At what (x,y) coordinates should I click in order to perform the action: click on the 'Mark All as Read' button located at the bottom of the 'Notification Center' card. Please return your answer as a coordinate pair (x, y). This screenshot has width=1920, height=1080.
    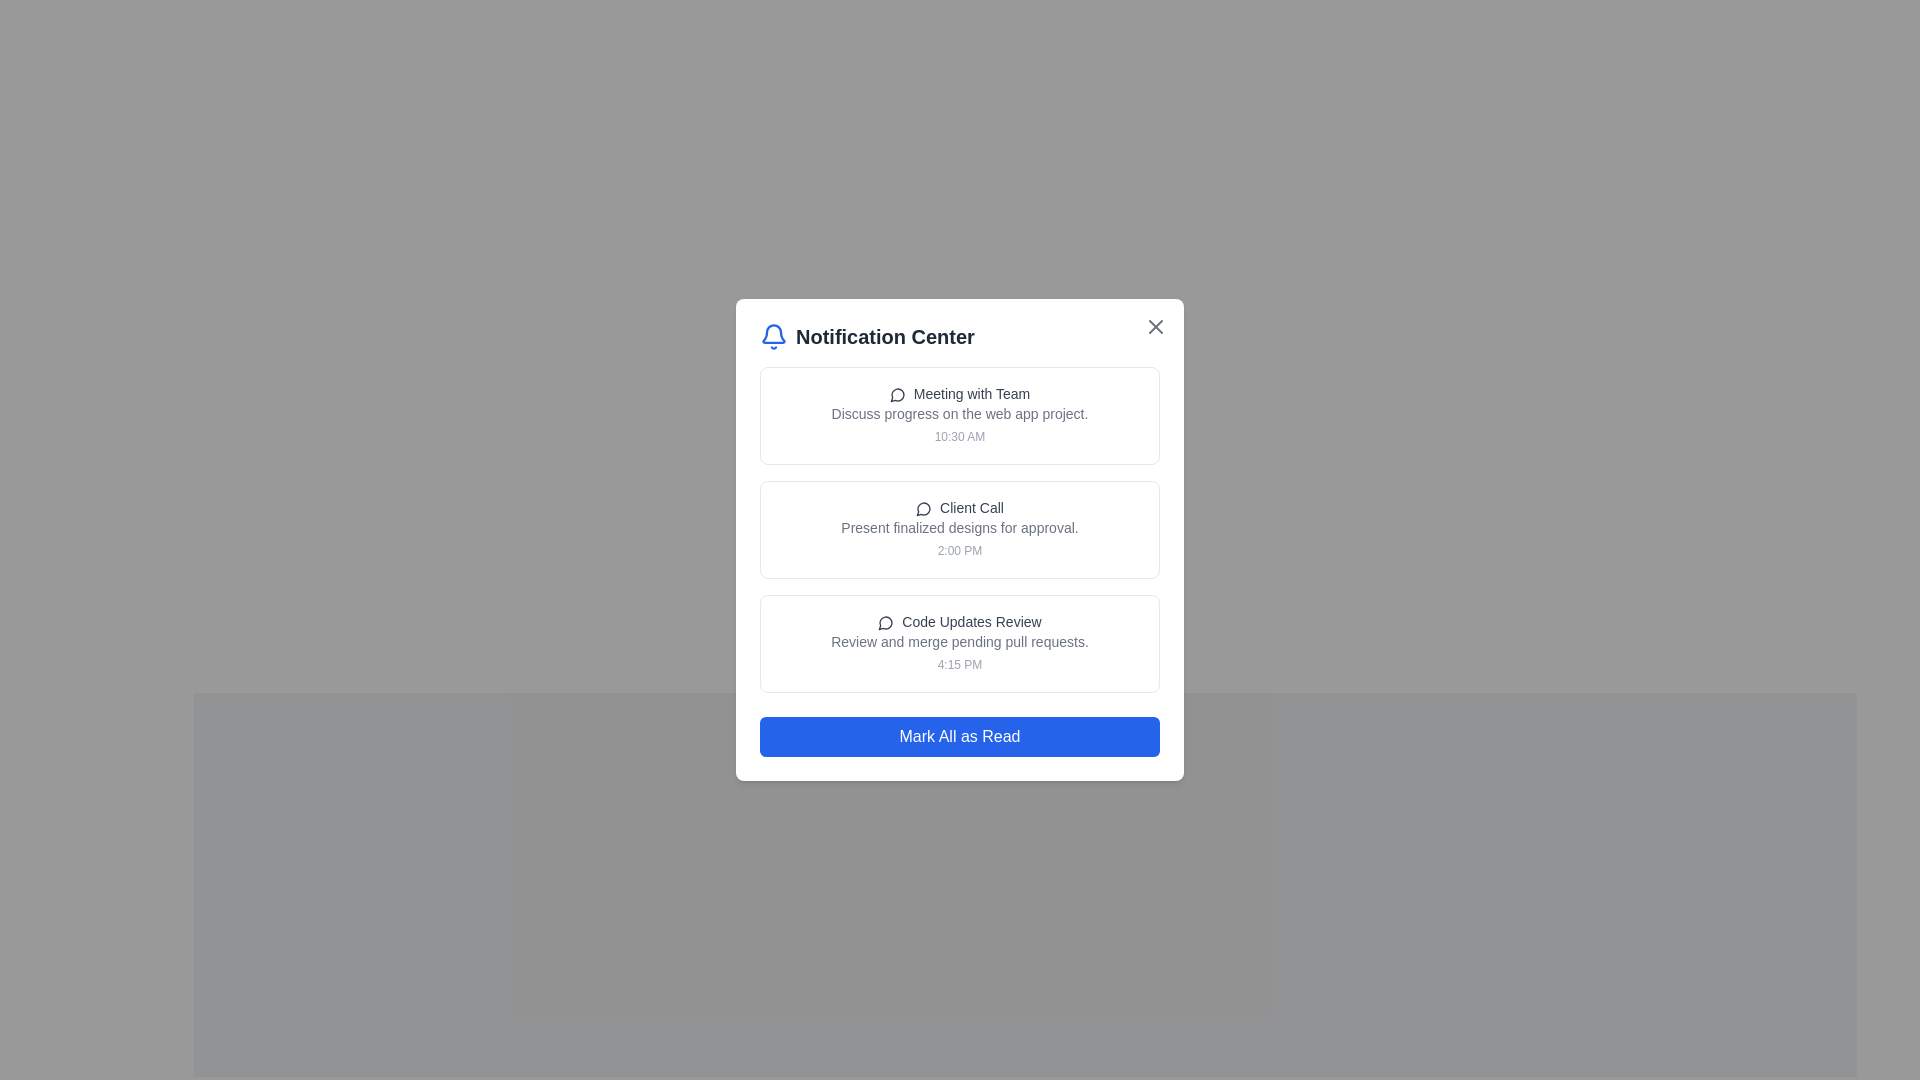
    Looking at the image, I should click on (960, 736).